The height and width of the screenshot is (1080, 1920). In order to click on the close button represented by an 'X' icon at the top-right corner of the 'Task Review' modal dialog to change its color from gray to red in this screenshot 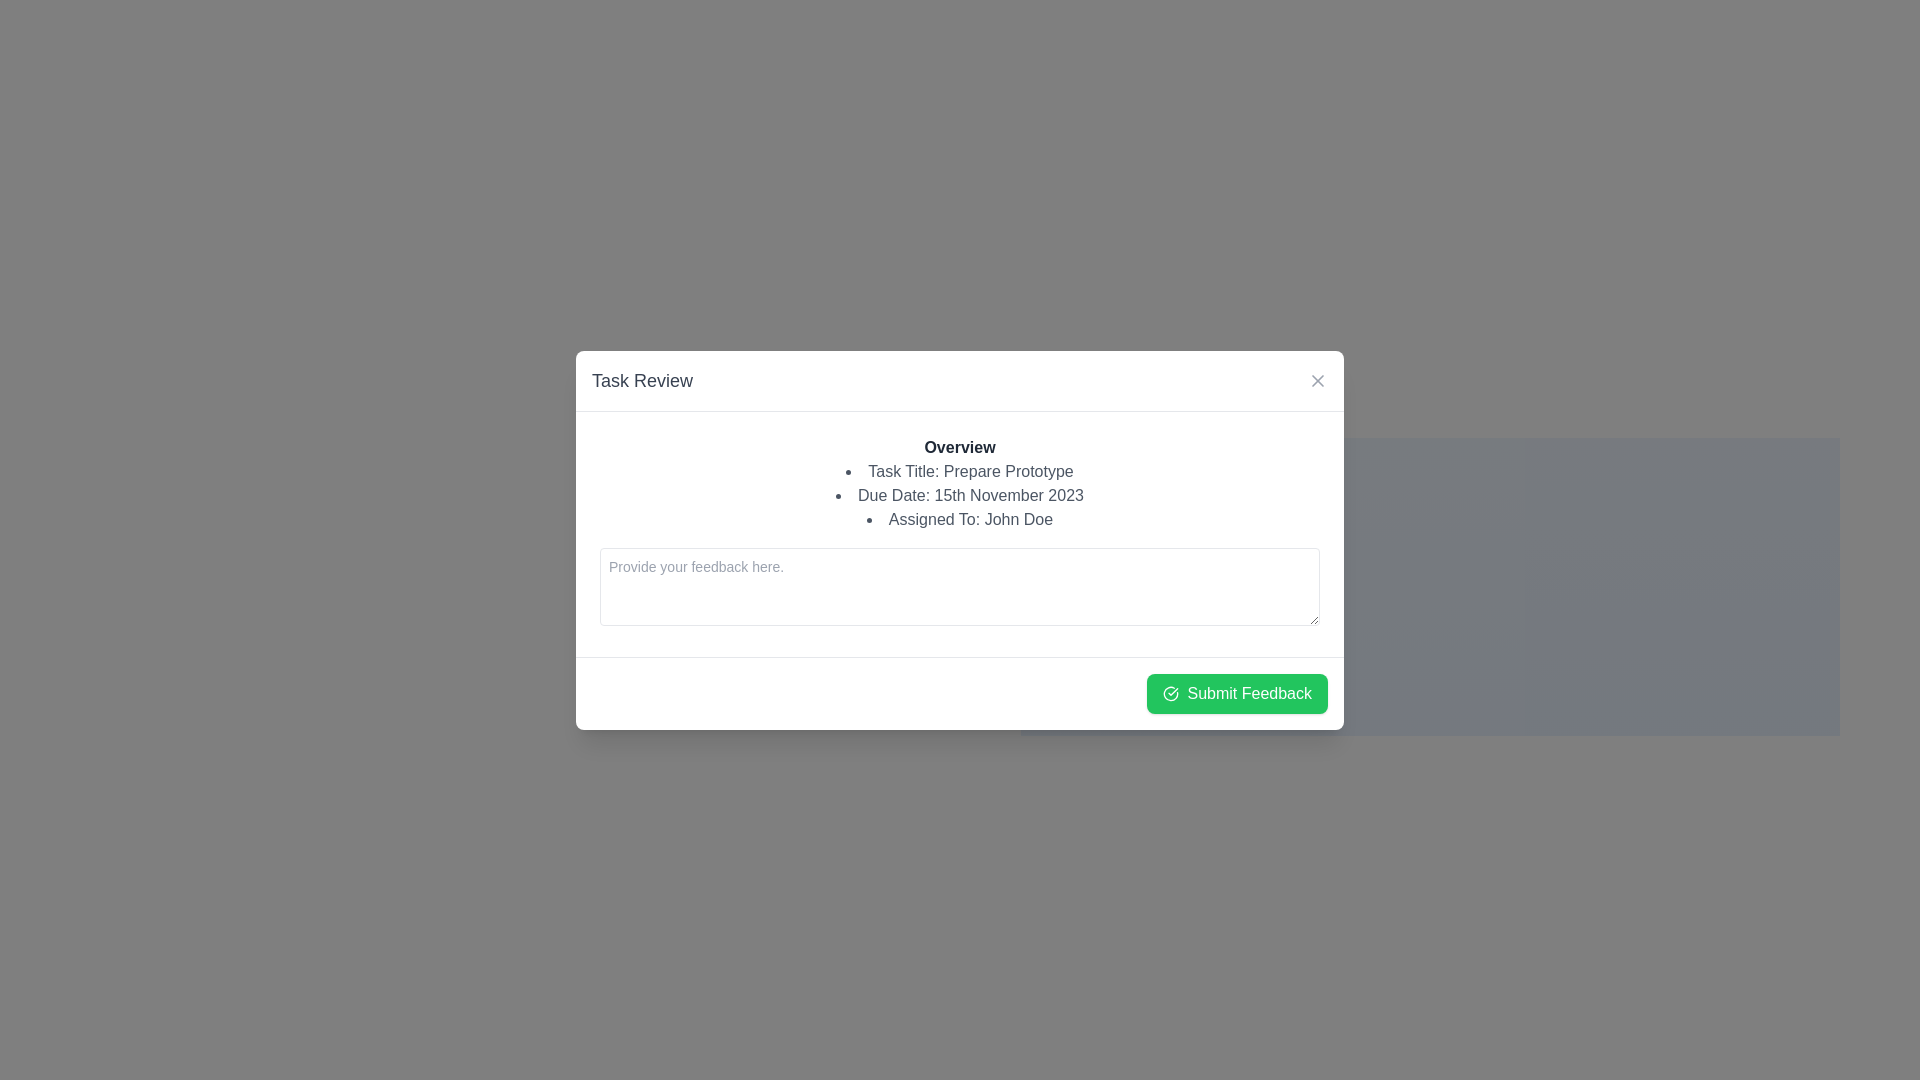, I will do `click(1318, 380)`.